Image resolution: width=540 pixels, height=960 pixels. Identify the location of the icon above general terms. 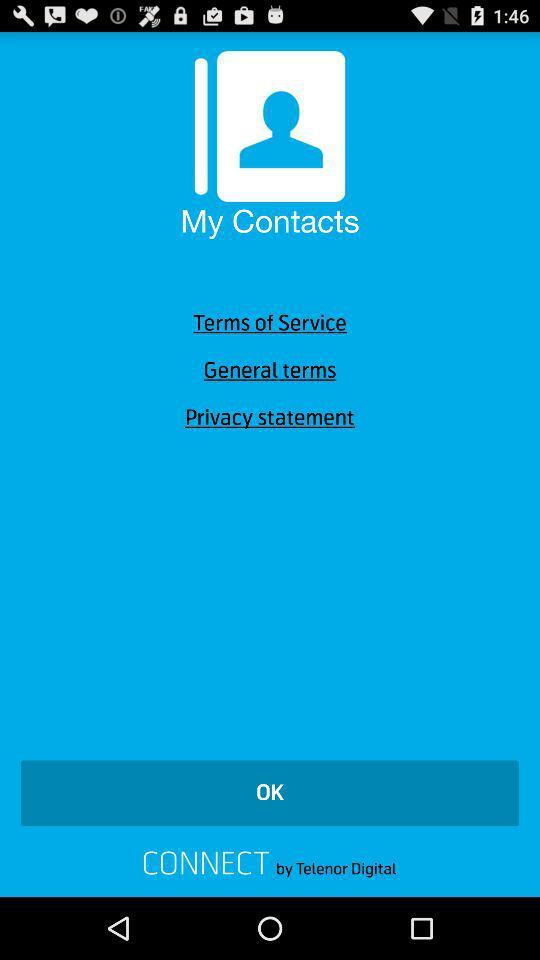
(270, 323).